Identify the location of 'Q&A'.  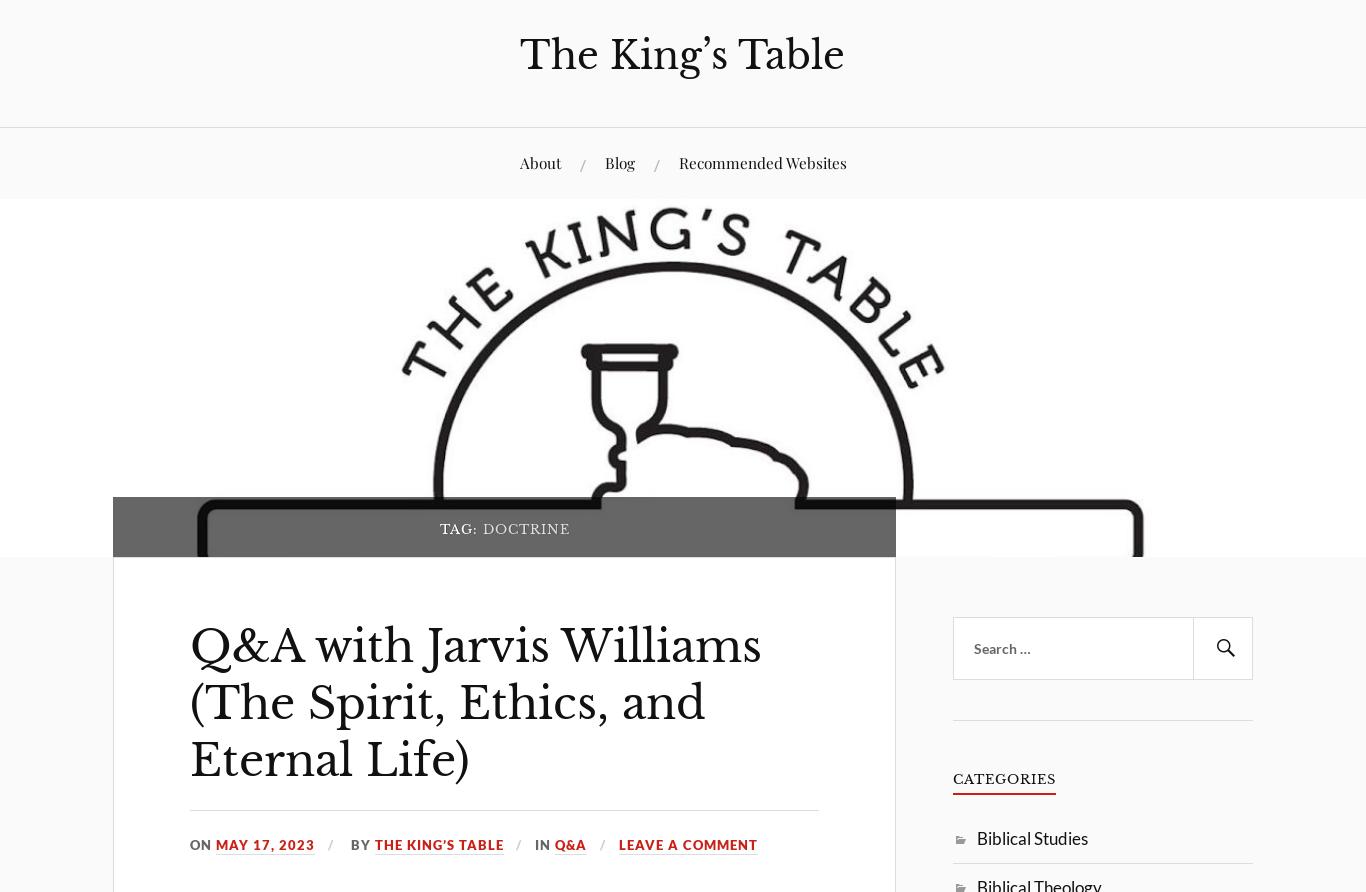
(569, 843).